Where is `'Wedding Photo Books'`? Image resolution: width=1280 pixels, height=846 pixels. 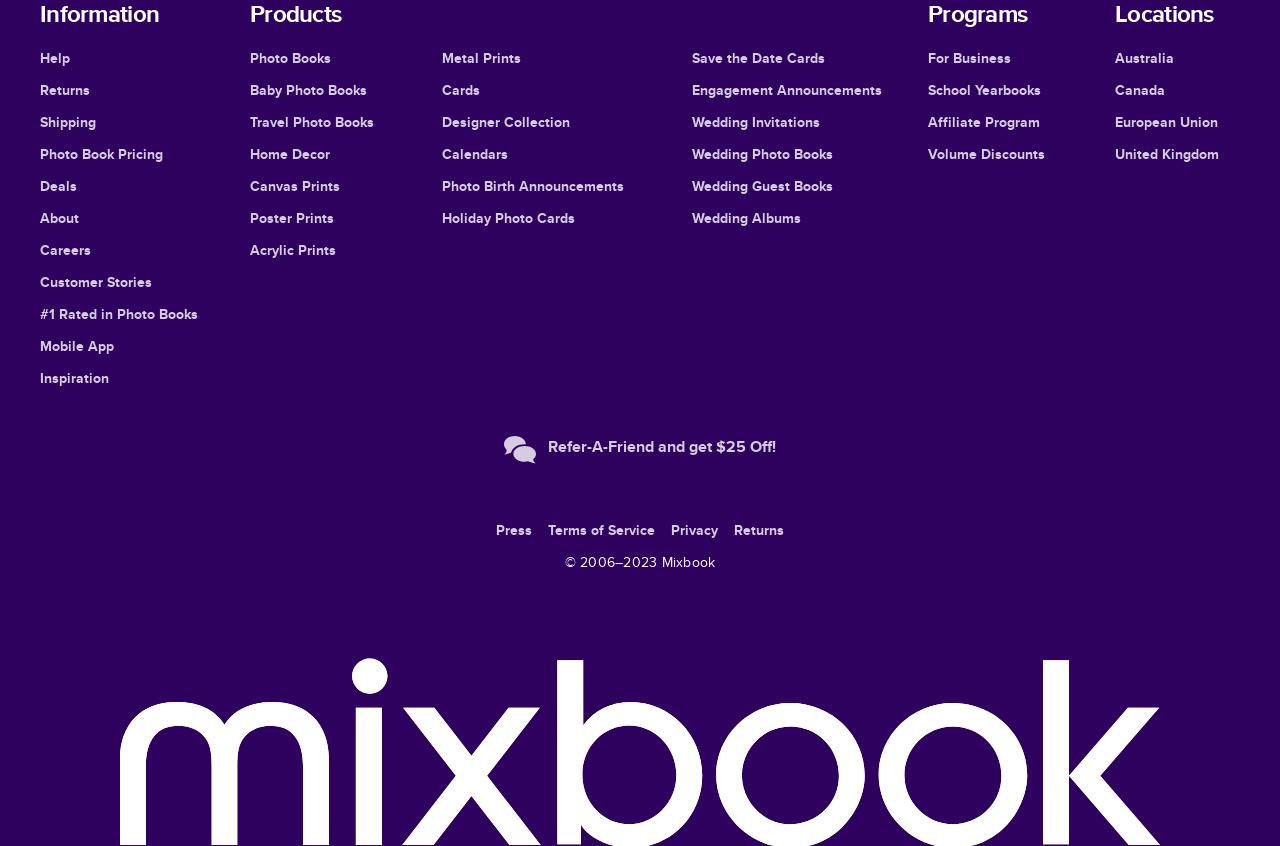
'Wedding Photo Books' is located at coordinates (761, 152).